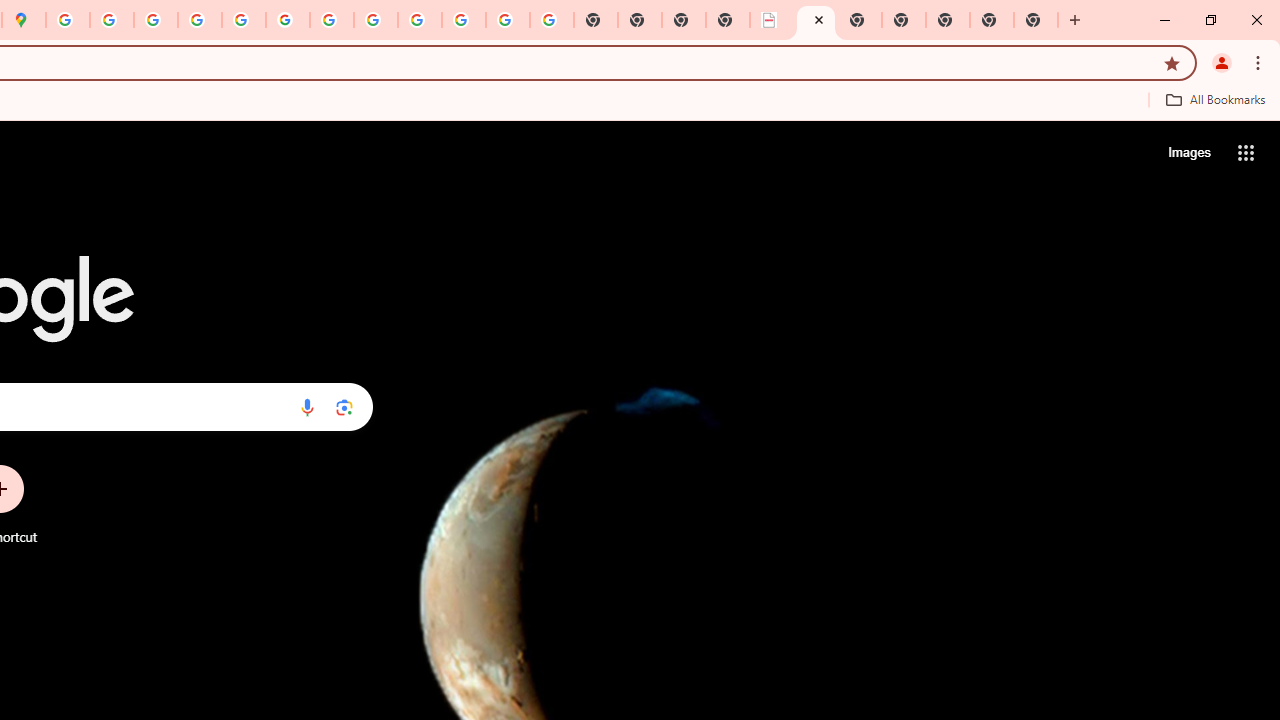  I want to click on 'New Tab', so click(1036, 20).